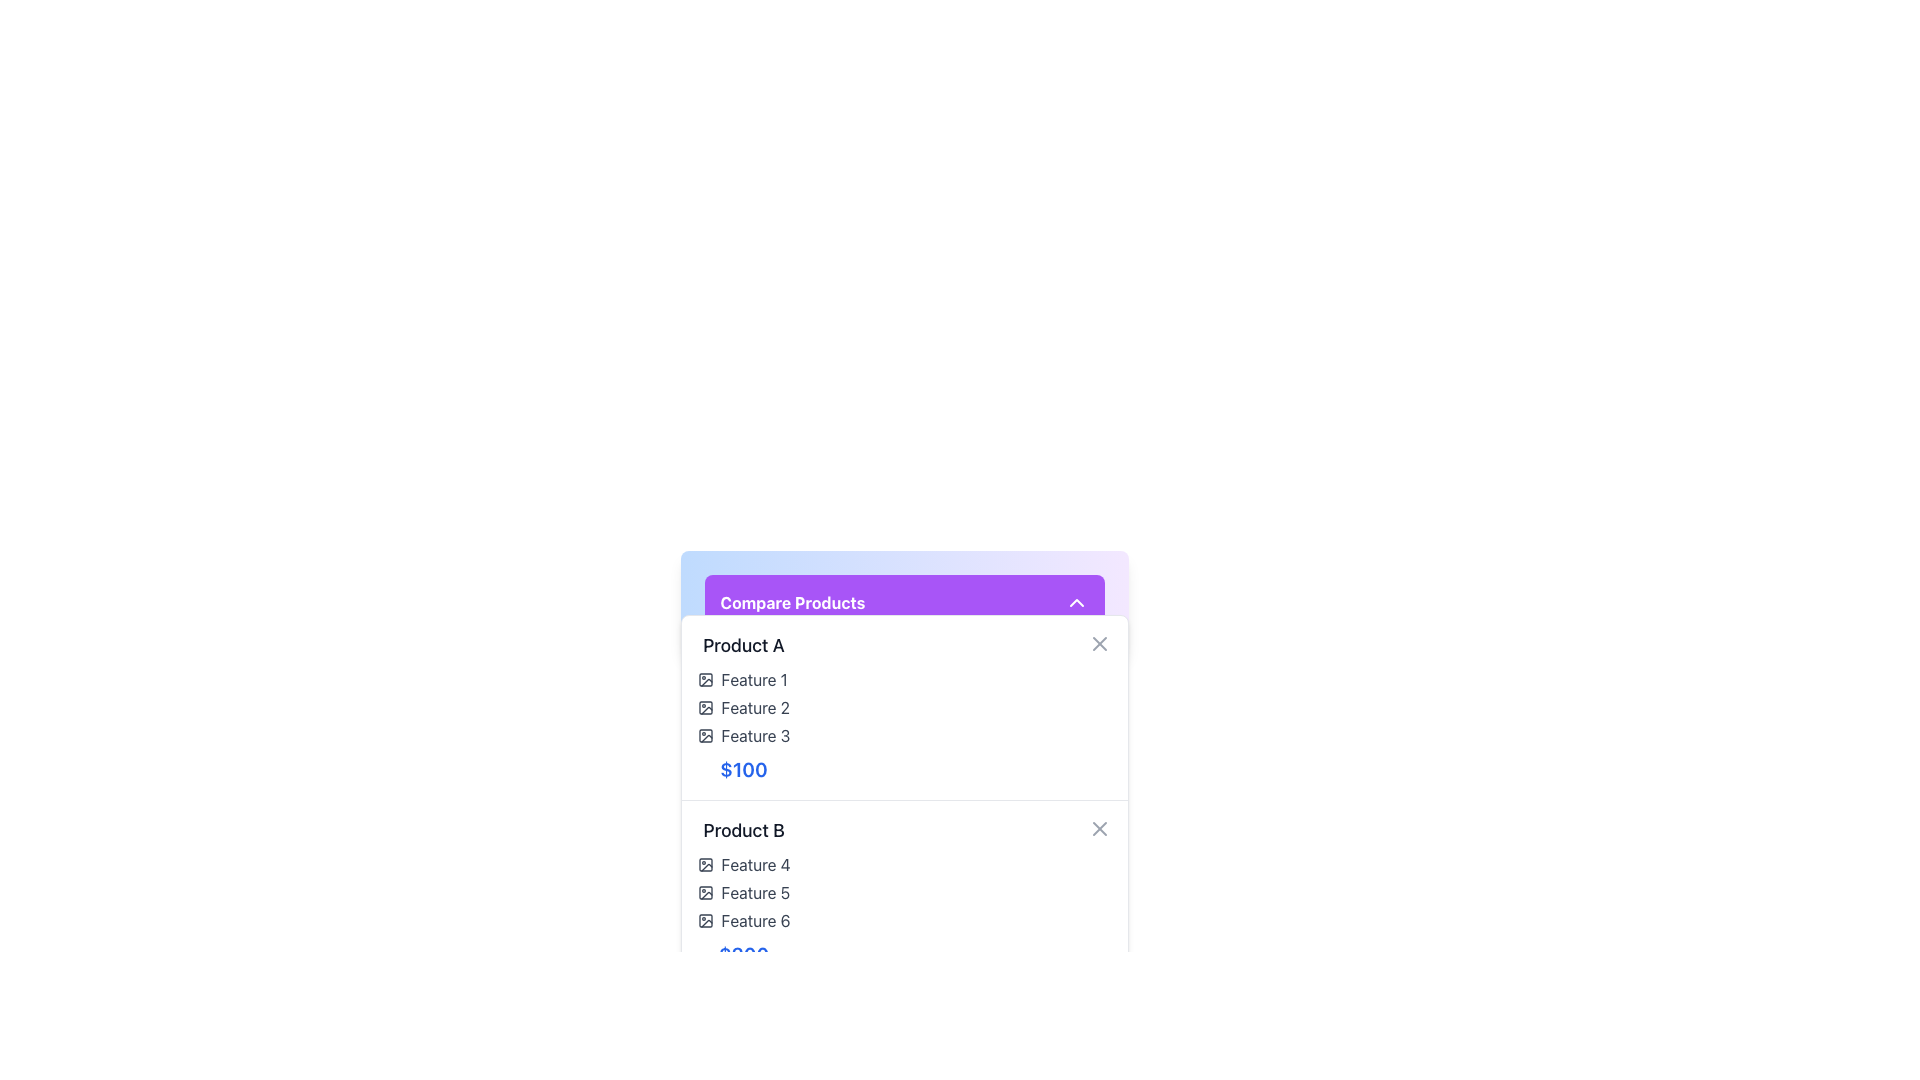 The image size is (1920, 1080). What do you see at coordinates (1098, 644) in the screenshot?
I see `the cross icon representing the delete button for 'Product A' in the comparison list` at bounding box center [1098, 644].